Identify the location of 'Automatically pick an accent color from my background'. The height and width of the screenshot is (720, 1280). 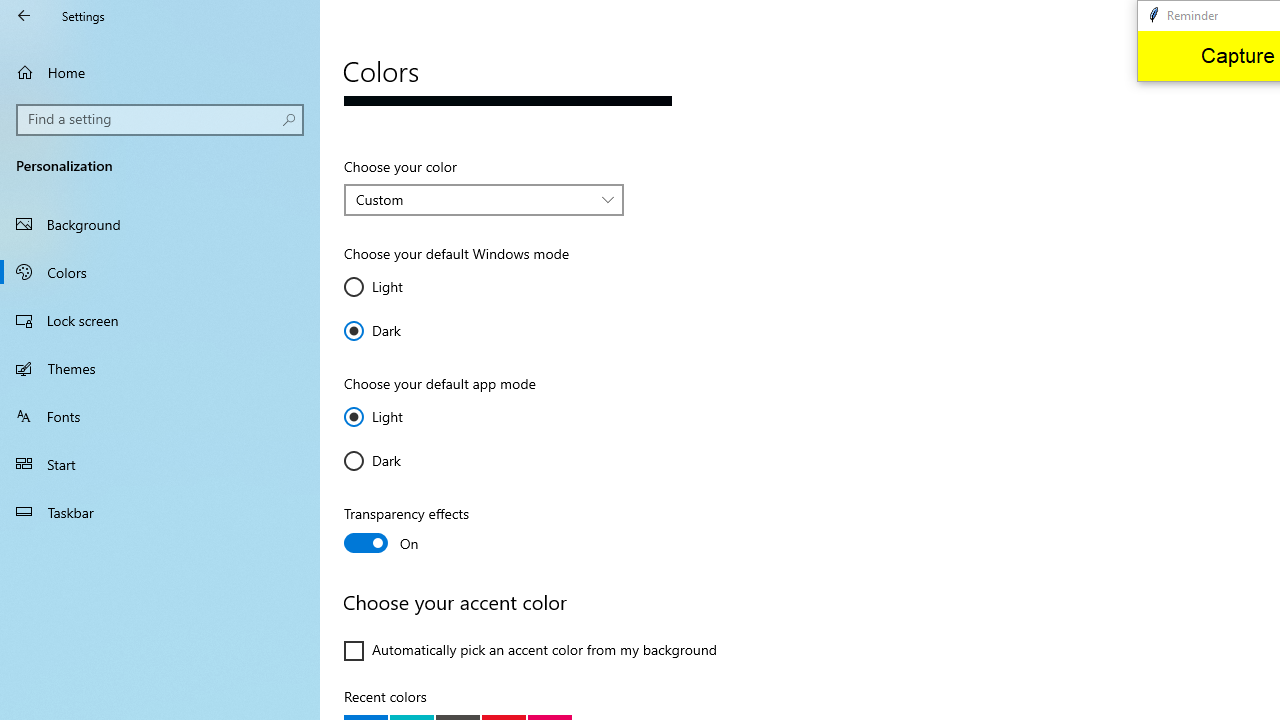
(531, 650).